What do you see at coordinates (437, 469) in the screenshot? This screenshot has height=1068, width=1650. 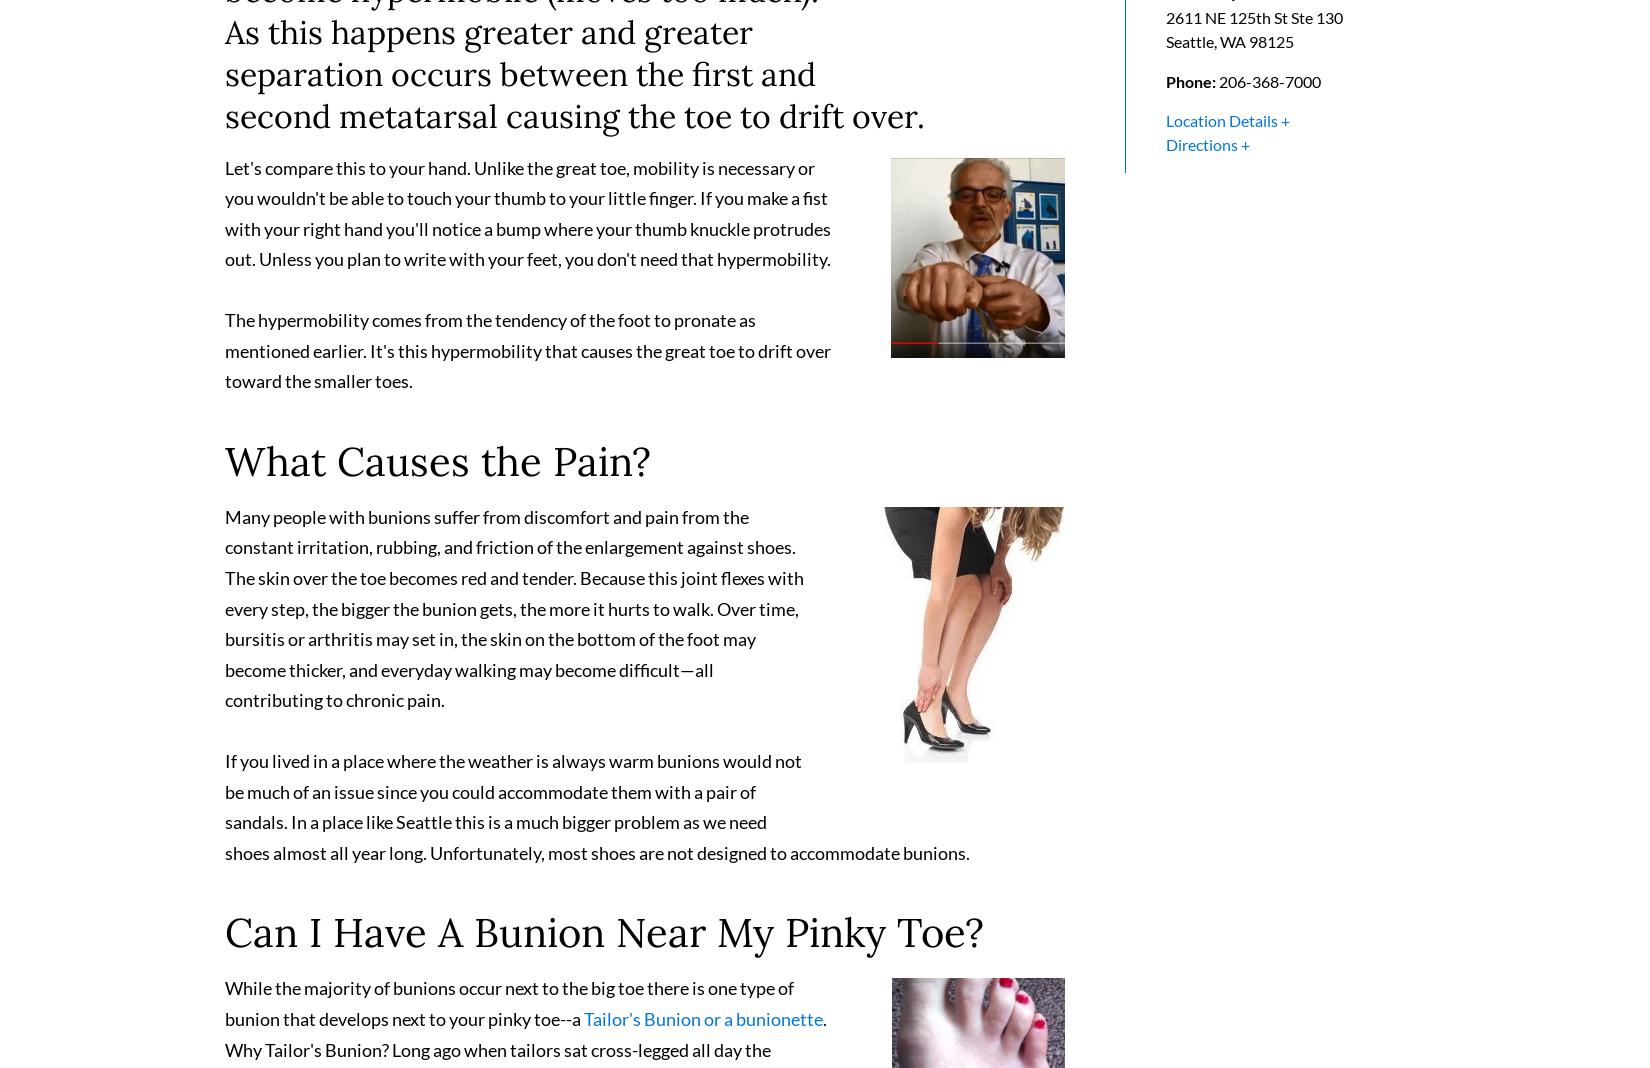 I see `'What Causes the Pain?'` at bounding box center [437, 469].